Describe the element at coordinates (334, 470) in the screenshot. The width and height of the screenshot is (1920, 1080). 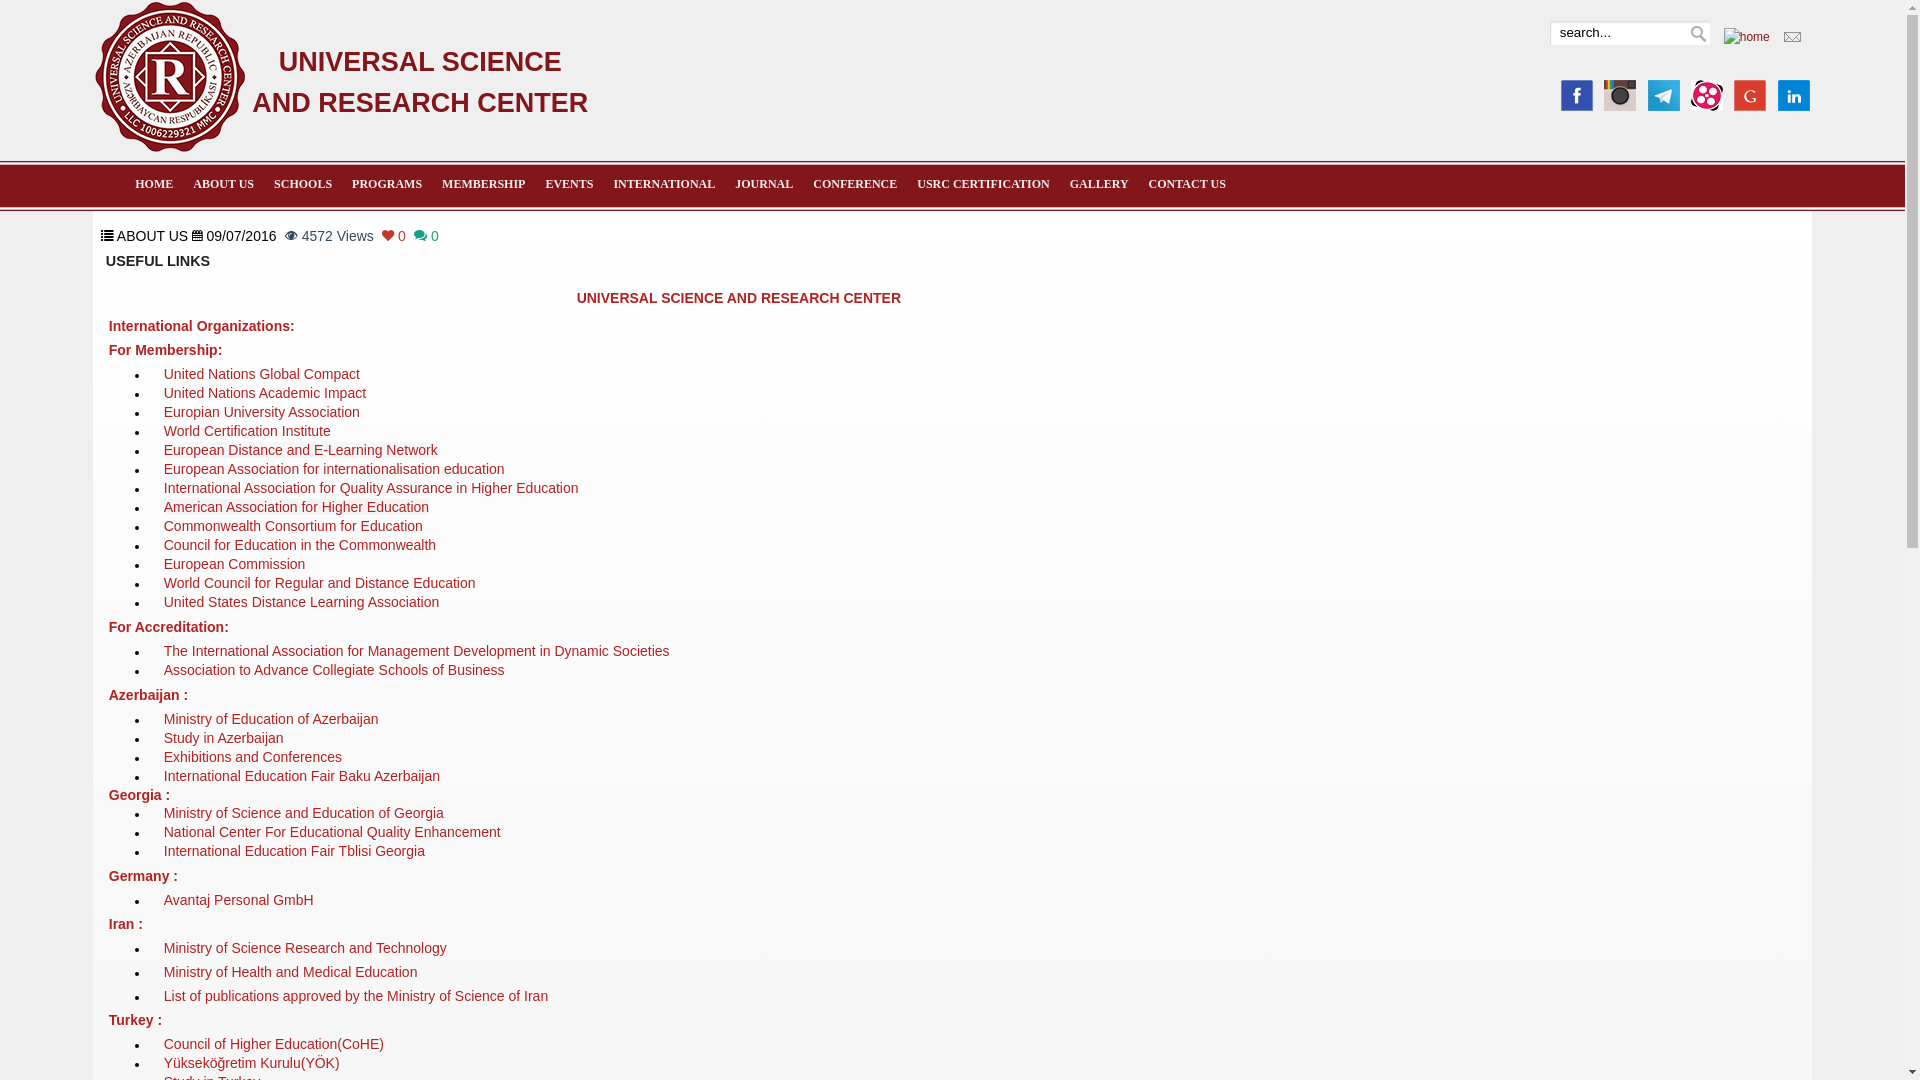
I see `'European Association for internationalisation education'` at that location.